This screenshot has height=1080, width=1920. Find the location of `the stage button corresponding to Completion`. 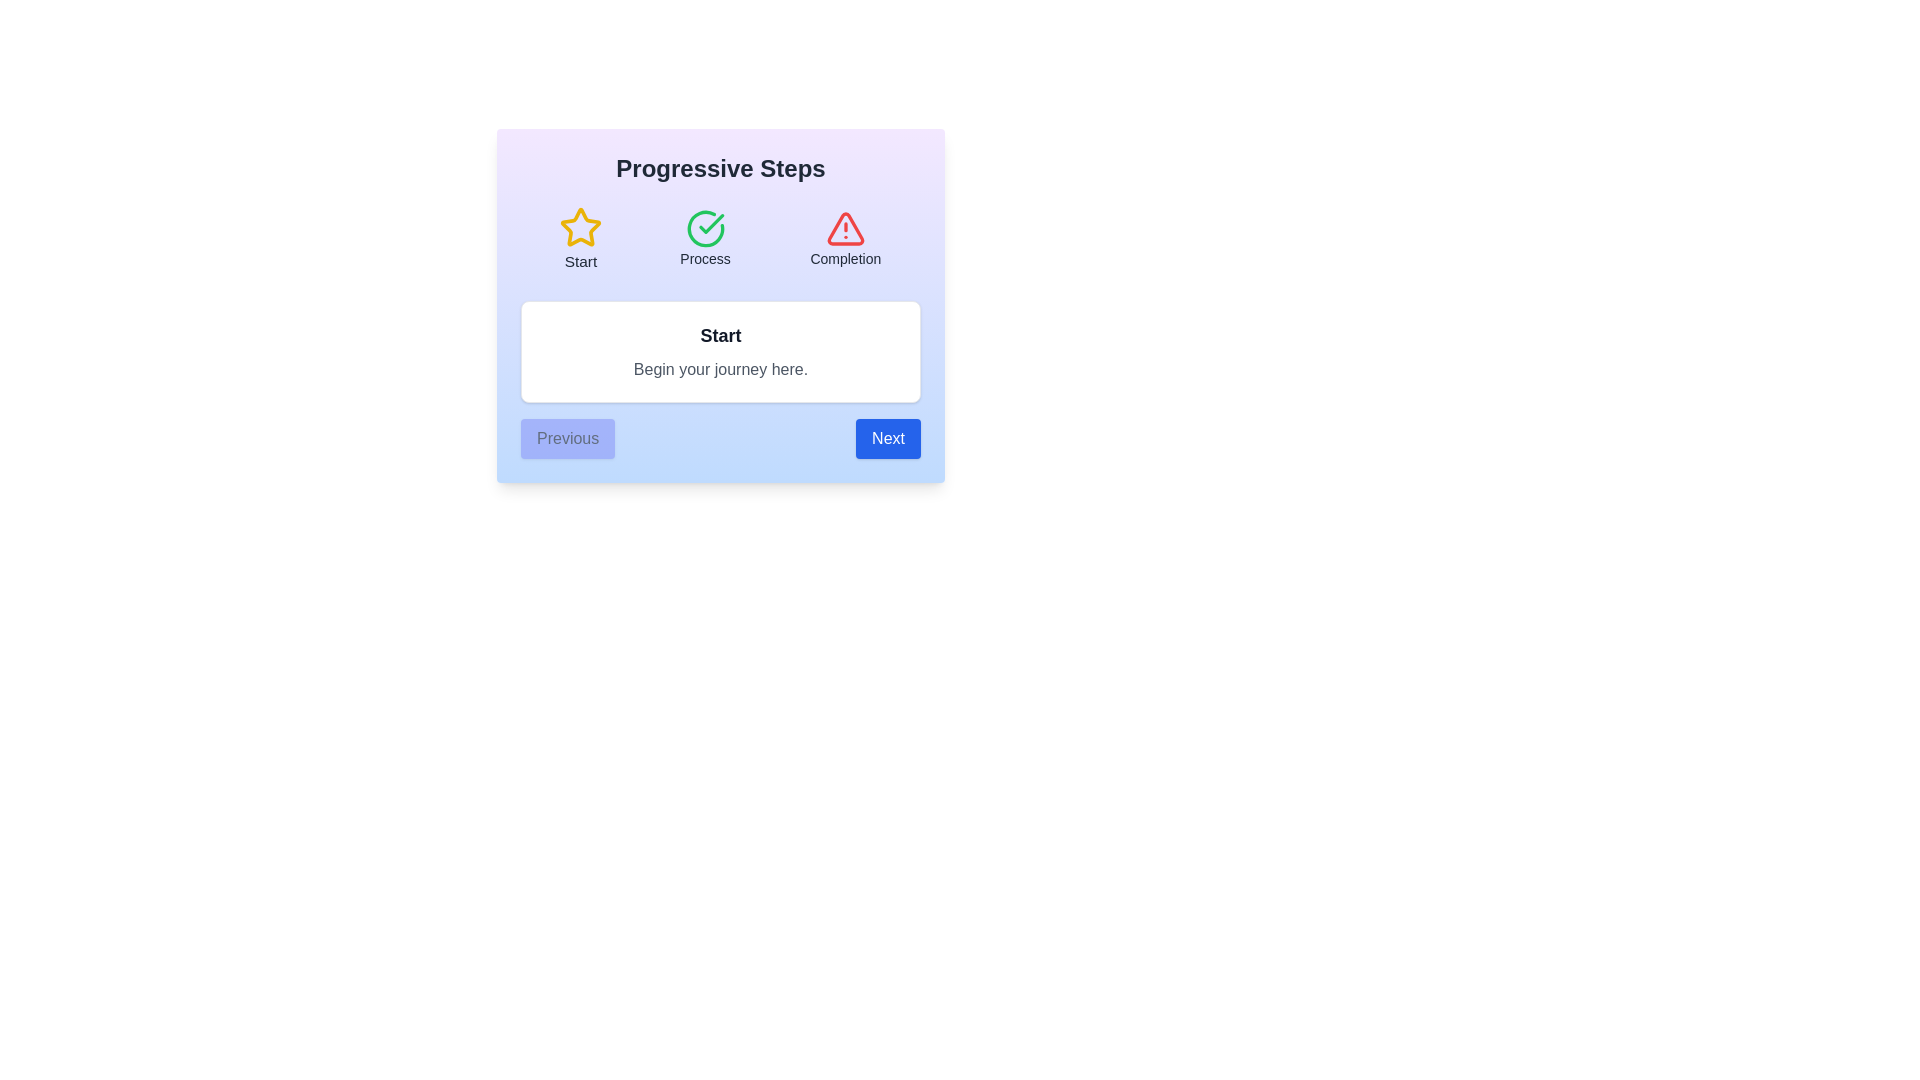

the stage button corresponding to Completion is located at coordinates (845, 238).